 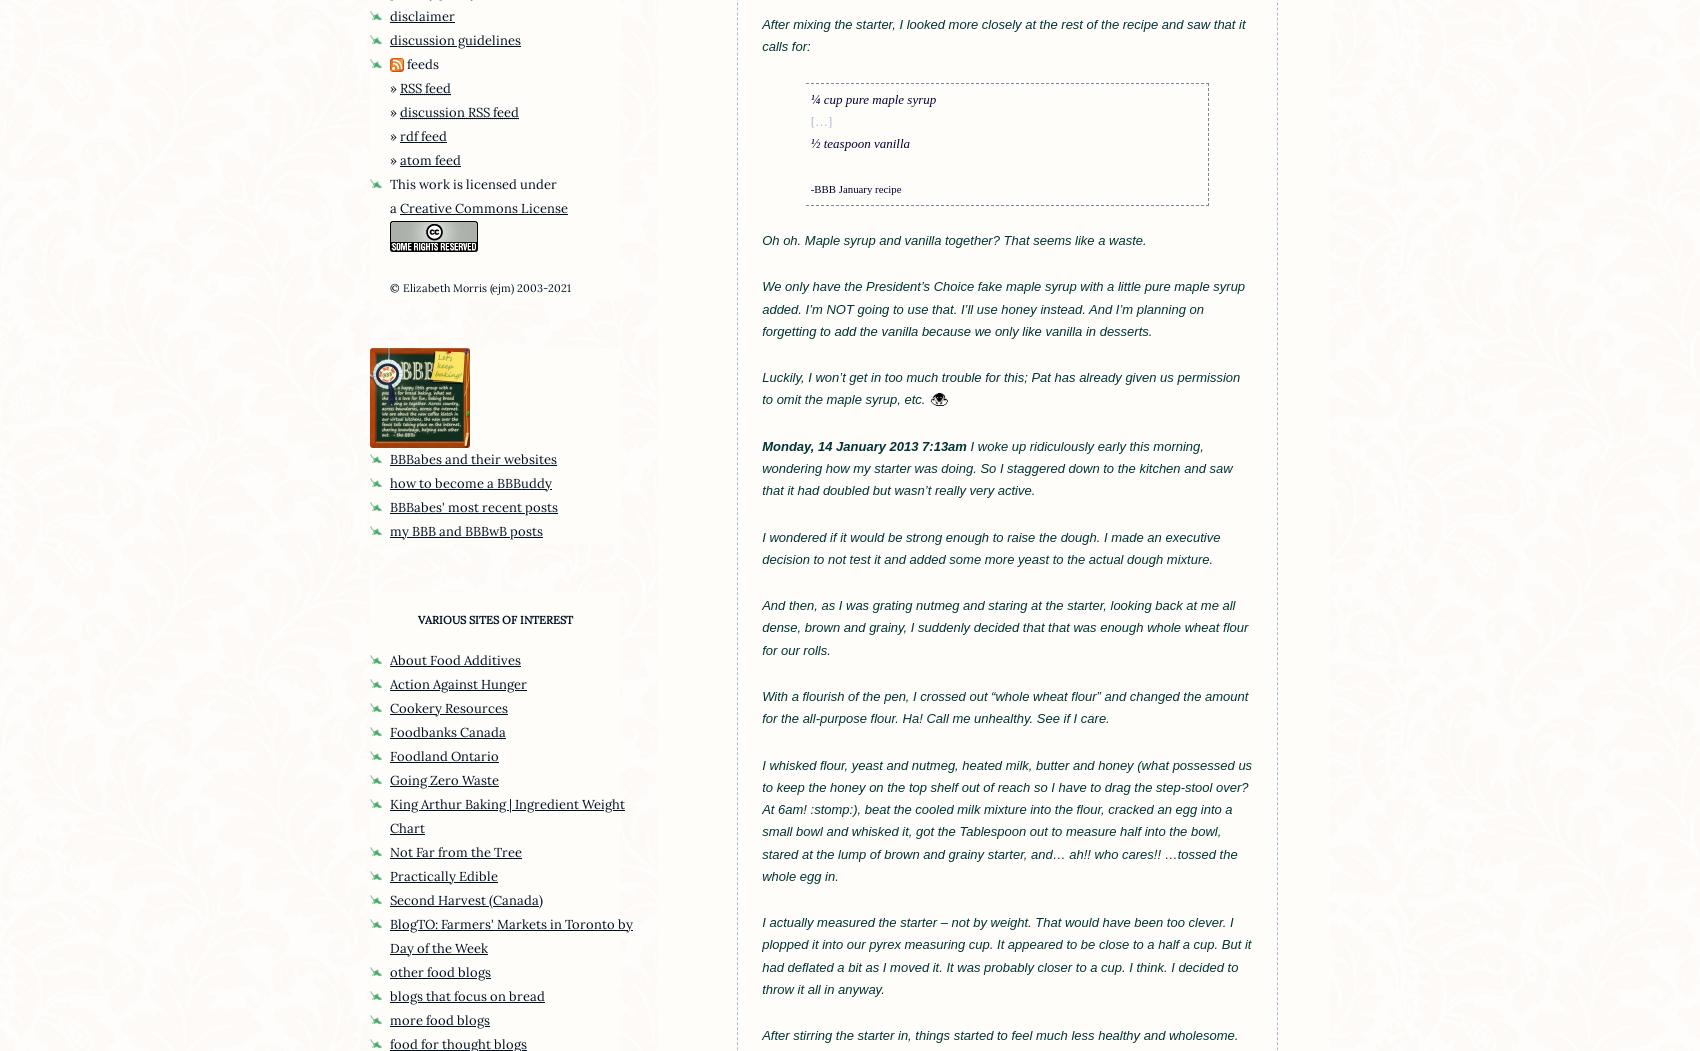 What do you see at coordinates (954, 239) in the screenshot?
I see `'Oh oh. Maple syrup and vanilla together? That seems like a waste.'` at bounding box center [954, 239].